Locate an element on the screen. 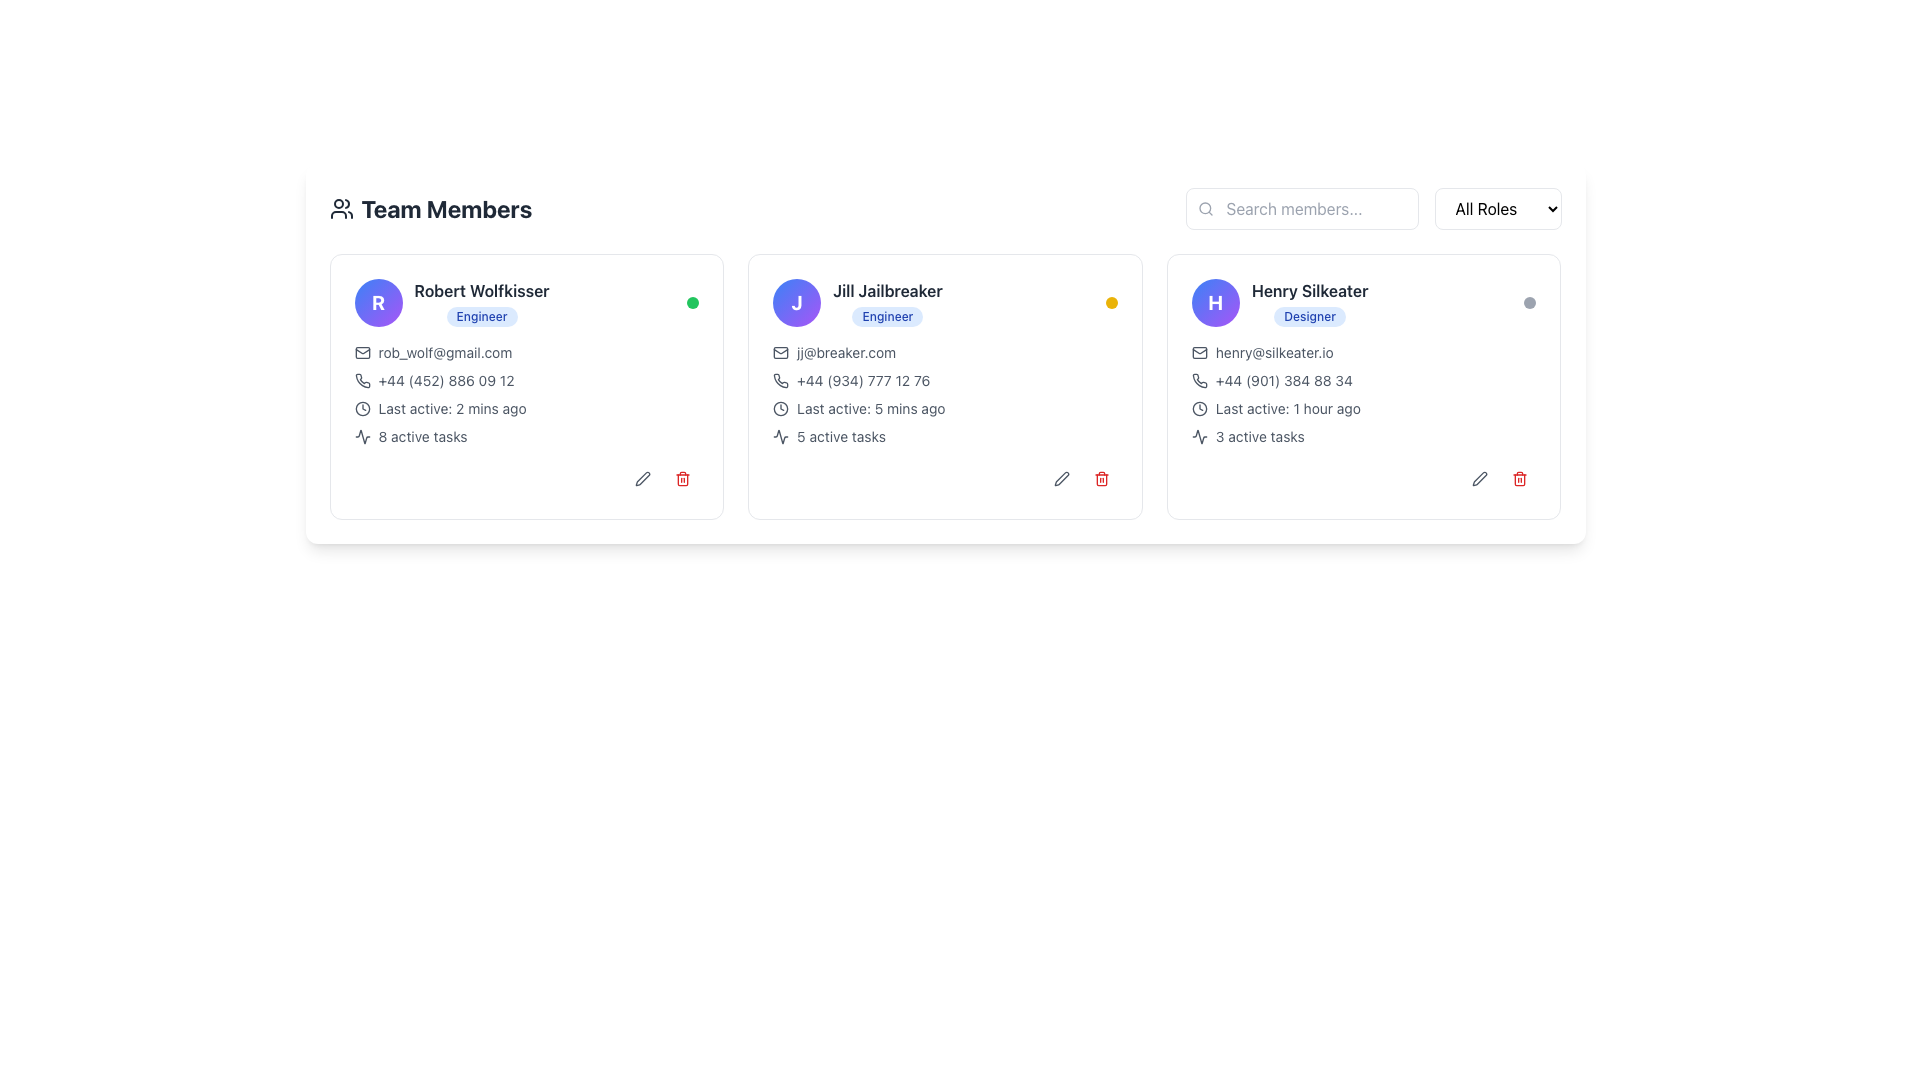 This screenshot has height=1080, width=1920. the trash bin icon with a red coloration located in the action panel at the bottom-right corner of Jill Jailbreaker's user card is located at coordinates (1100, 478).